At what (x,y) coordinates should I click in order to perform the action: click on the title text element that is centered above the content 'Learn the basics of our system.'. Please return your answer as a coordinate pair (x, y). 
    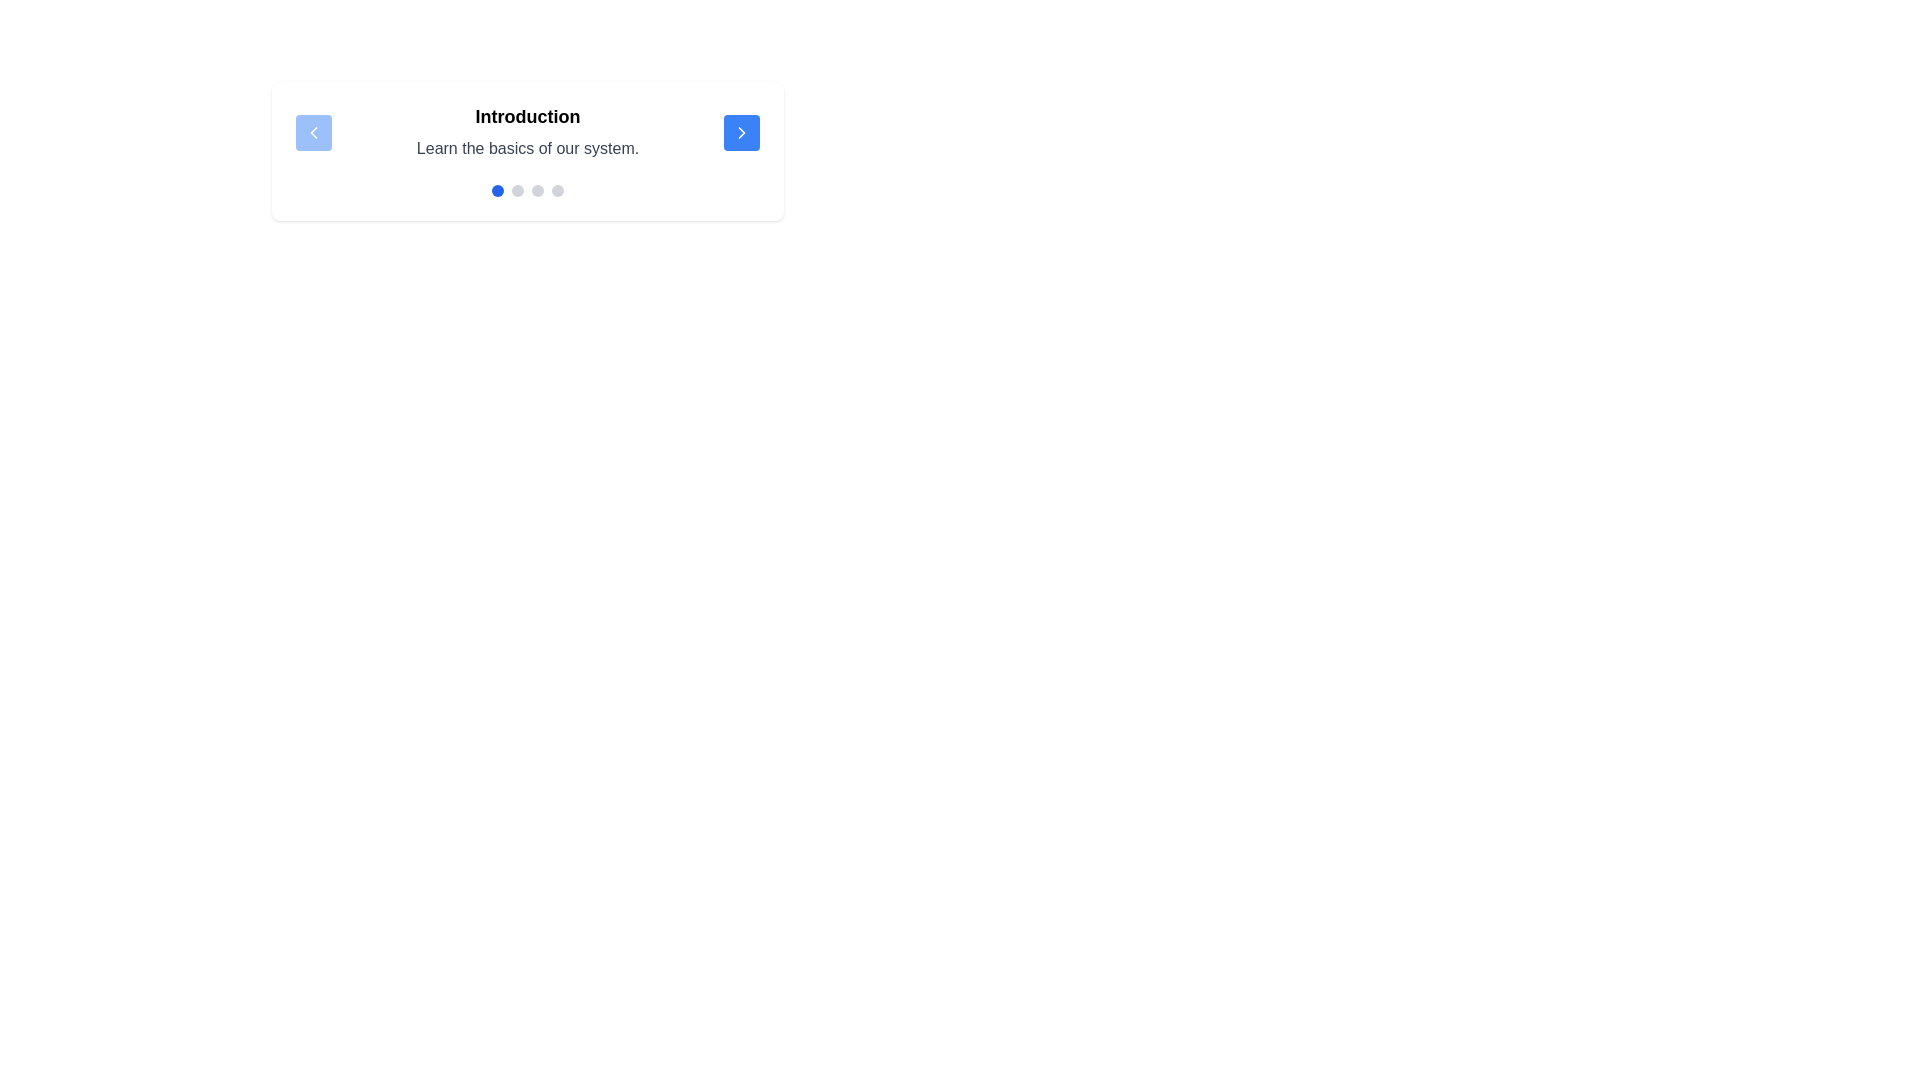
    Looking at the image, I should click on (528, 116).